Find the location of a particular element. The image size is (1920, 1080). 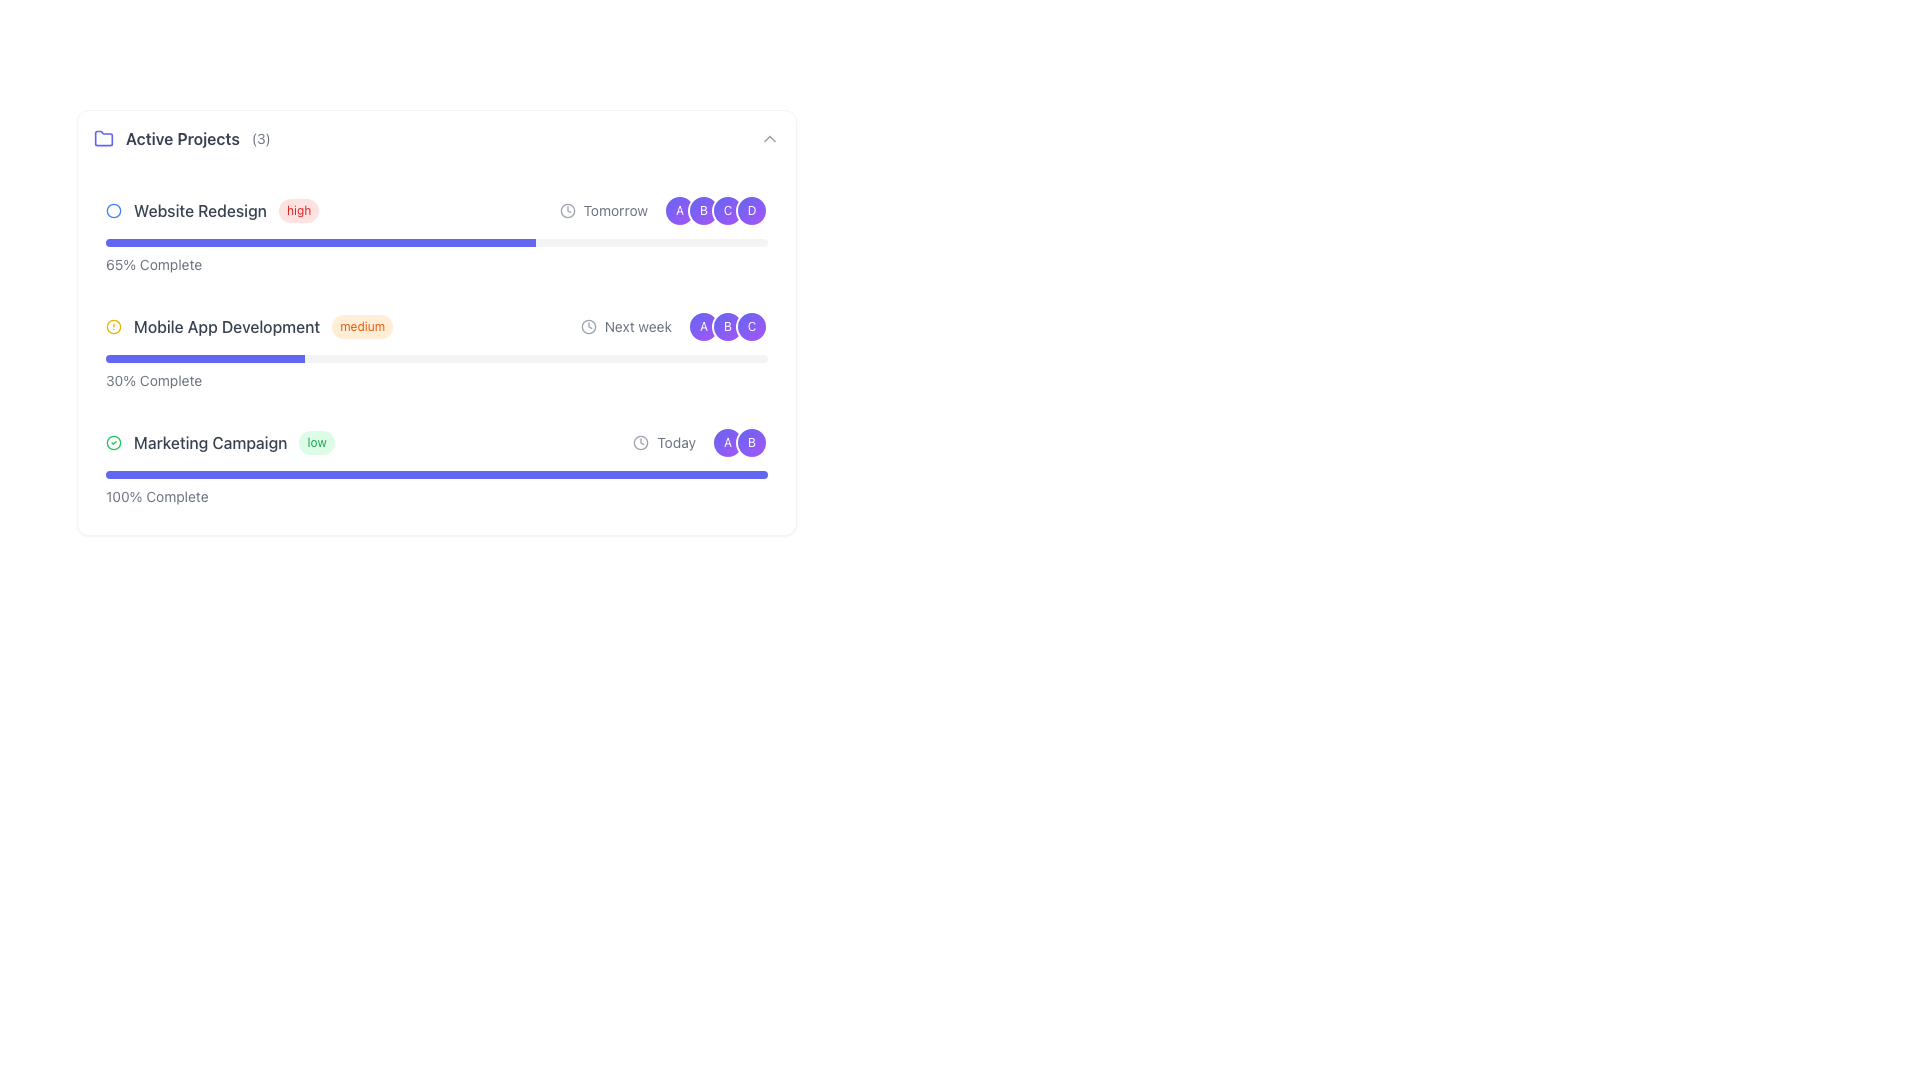

the group of avatar icons representing participants 'A' and 'B' in the 'Marketing Campaign' project is located at coordinates (738, 442).